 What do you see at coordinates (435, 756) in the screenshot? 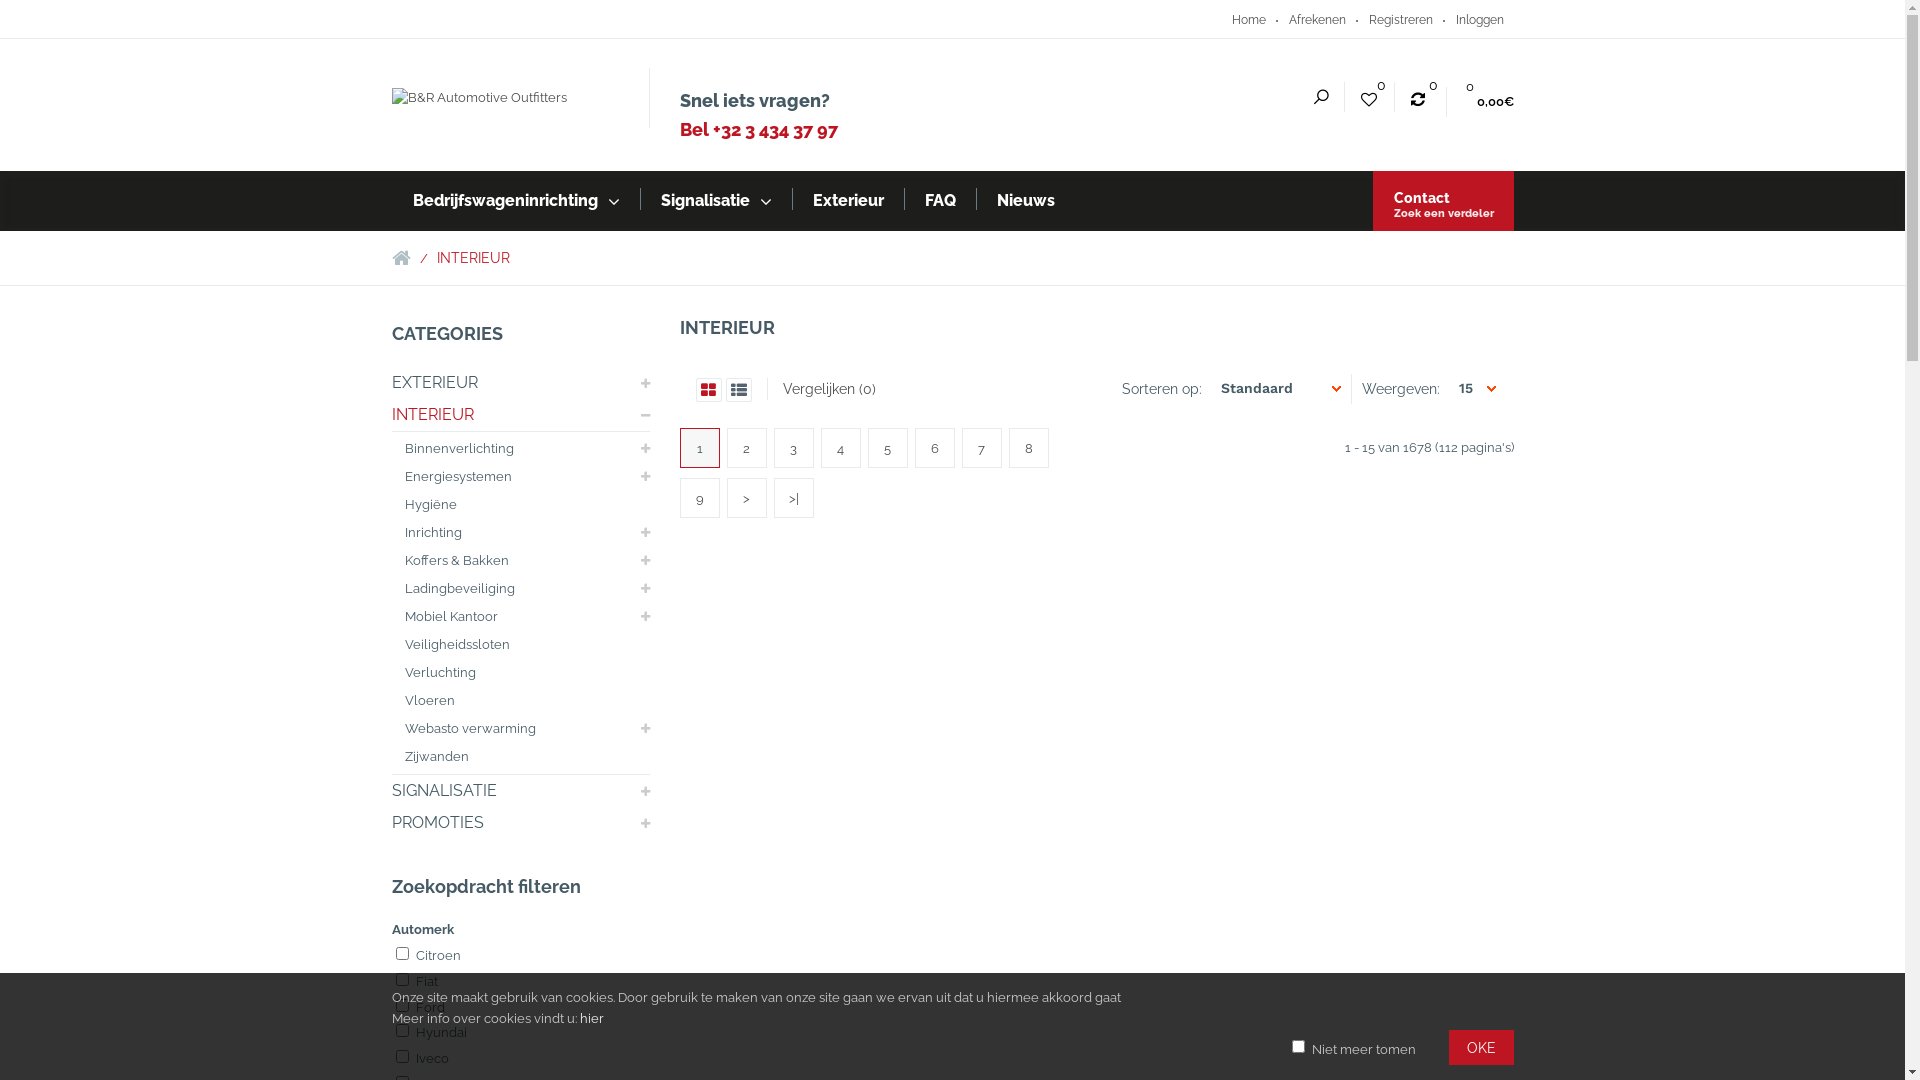
I see `'Zijwanden'` at bounding box center [435, 756].